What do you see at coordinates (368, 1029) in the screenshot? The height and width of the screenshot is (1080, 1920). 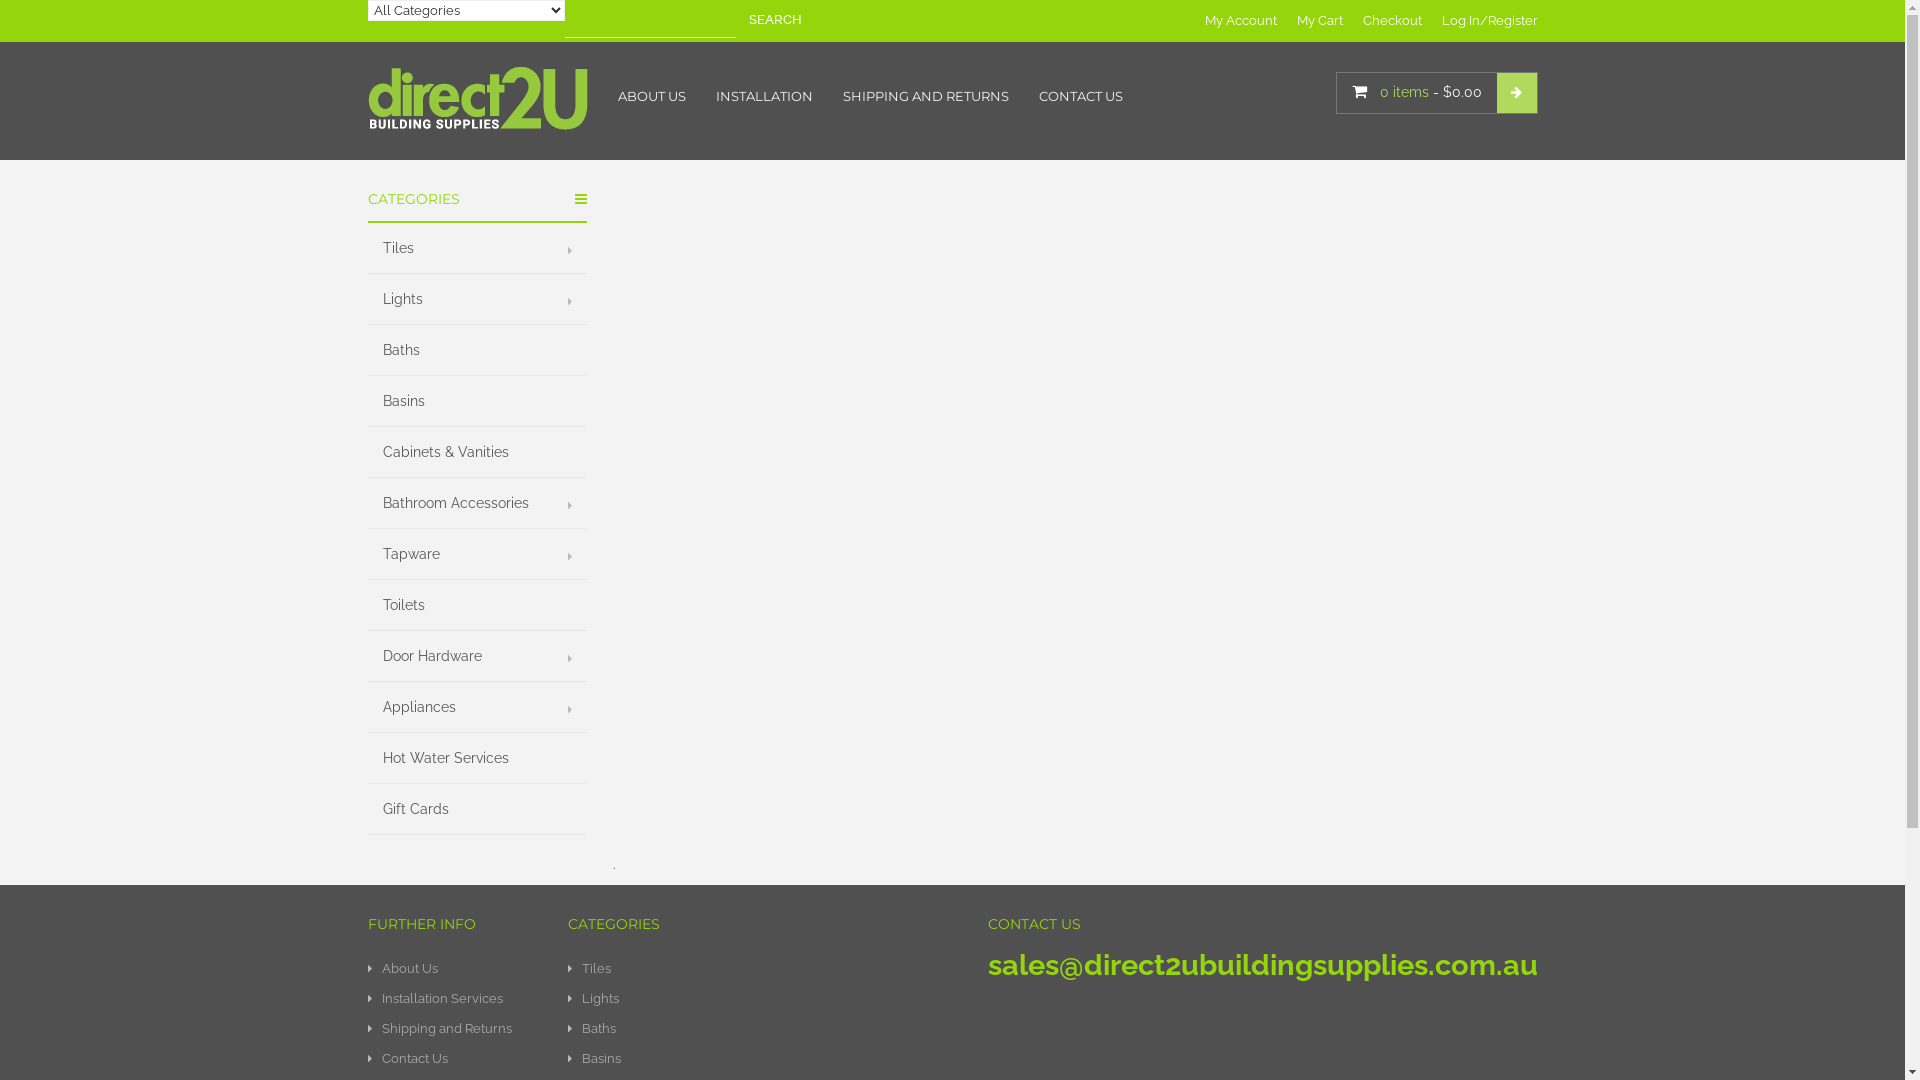 I see `'Shipping and Returns'` at bounding box center [368, 1029].